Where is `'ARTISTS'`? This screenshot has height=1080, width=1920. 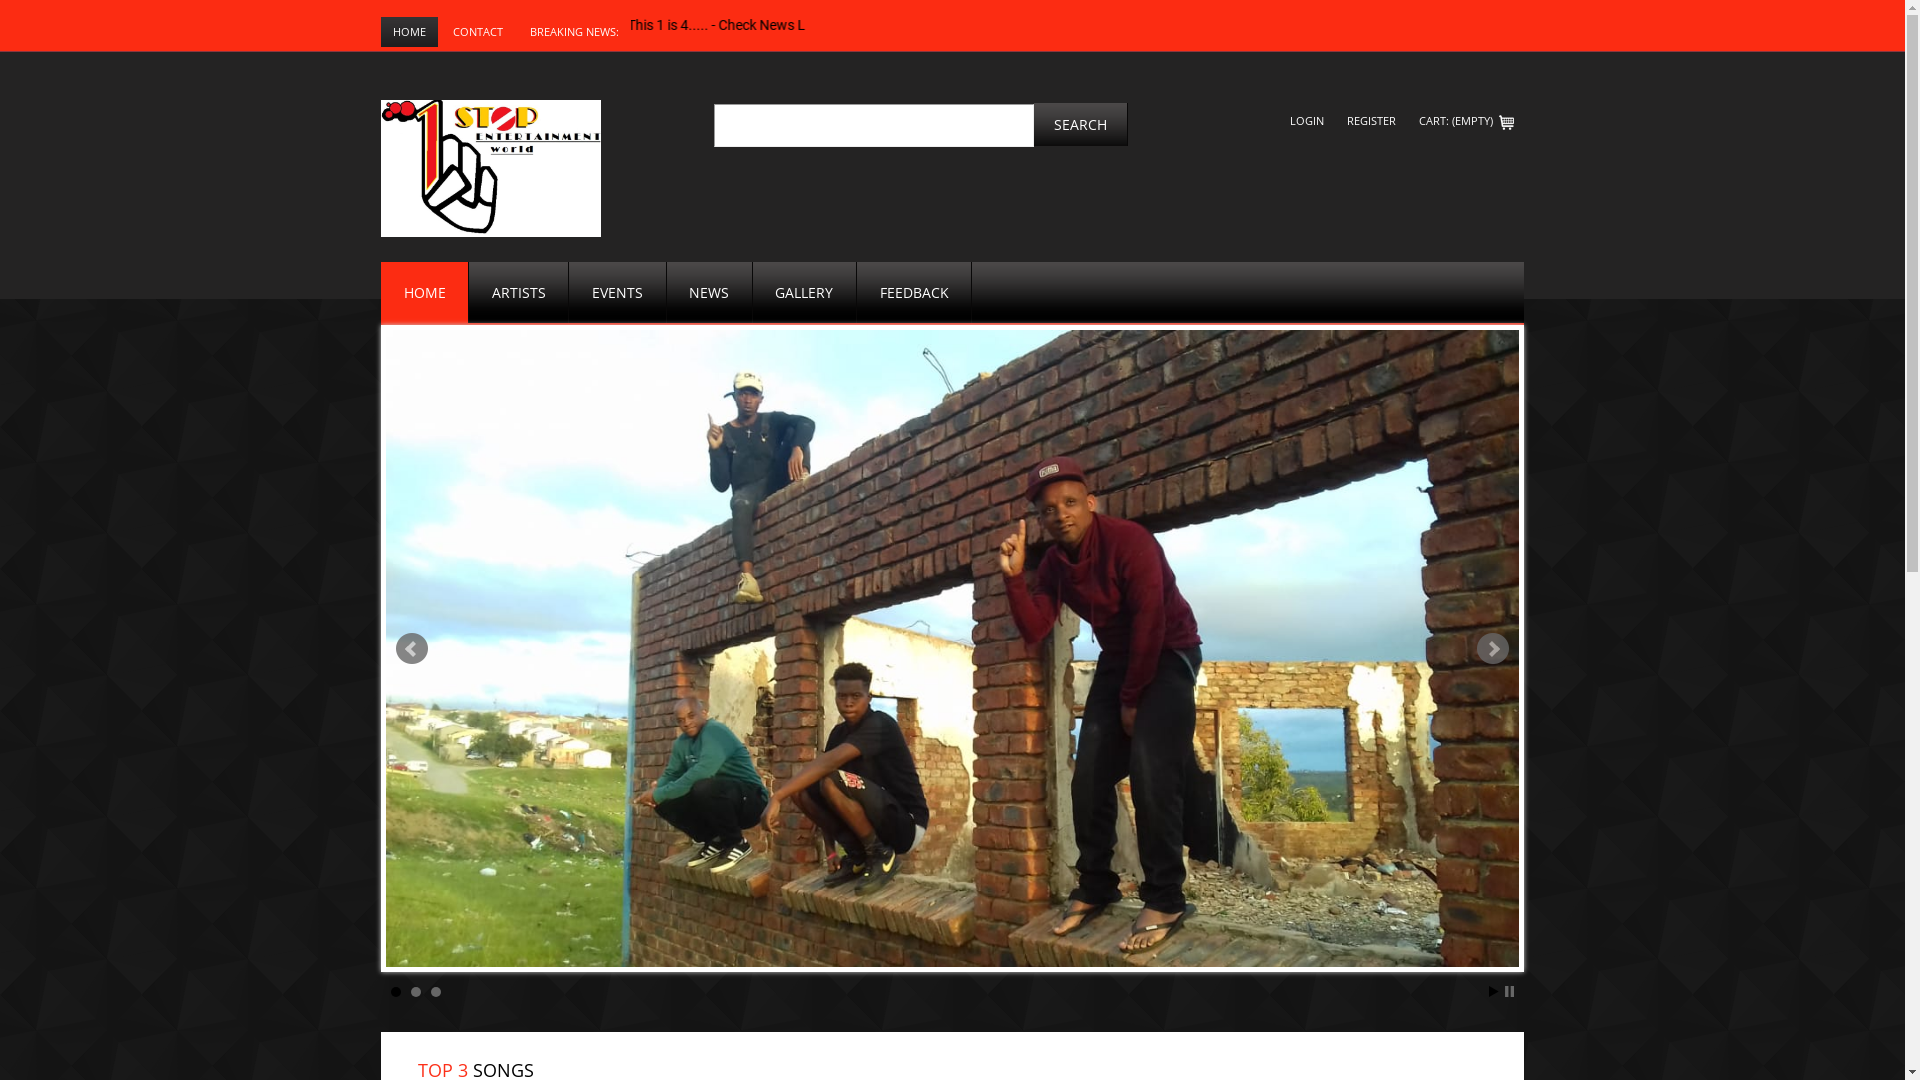
'ARTISTS' is located at coordinates (468, 292).